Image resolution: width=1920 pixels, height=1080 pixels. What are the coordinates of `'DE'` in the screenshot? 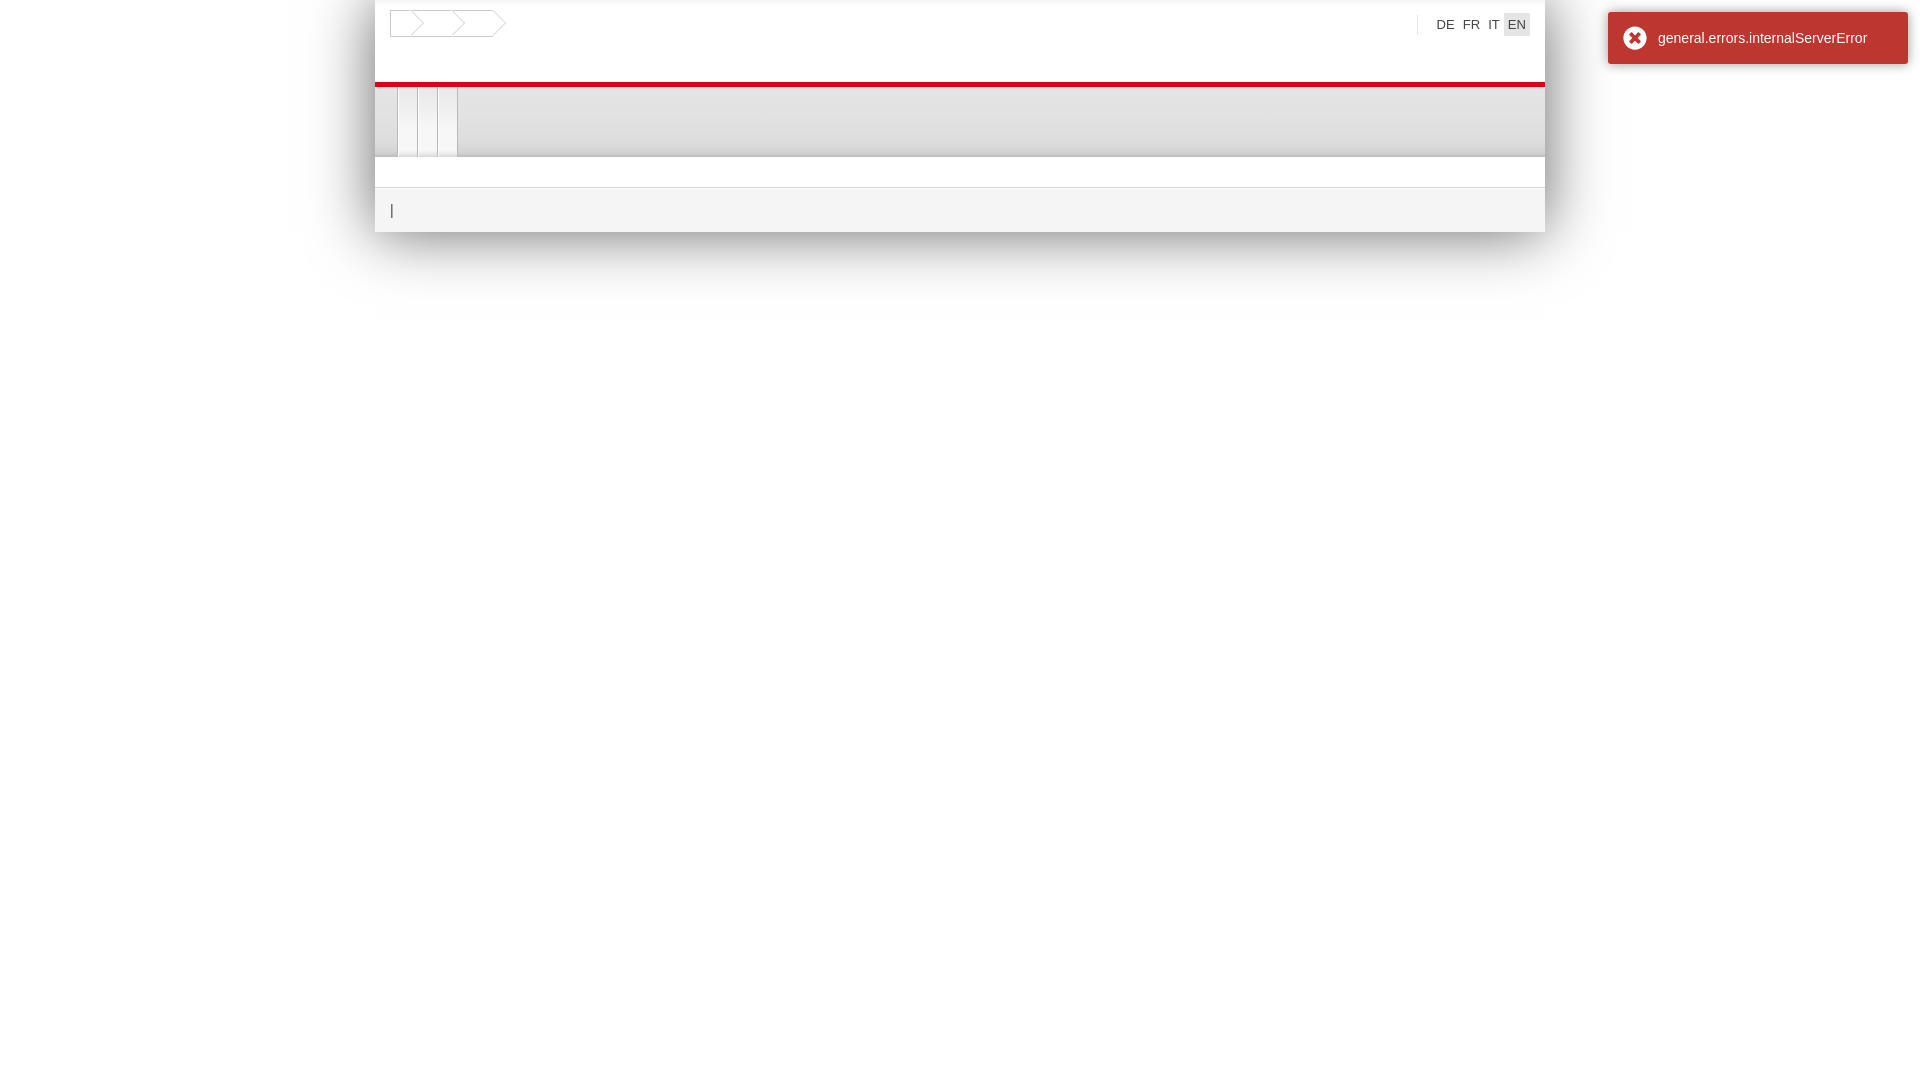 It's located at (1432, 24).